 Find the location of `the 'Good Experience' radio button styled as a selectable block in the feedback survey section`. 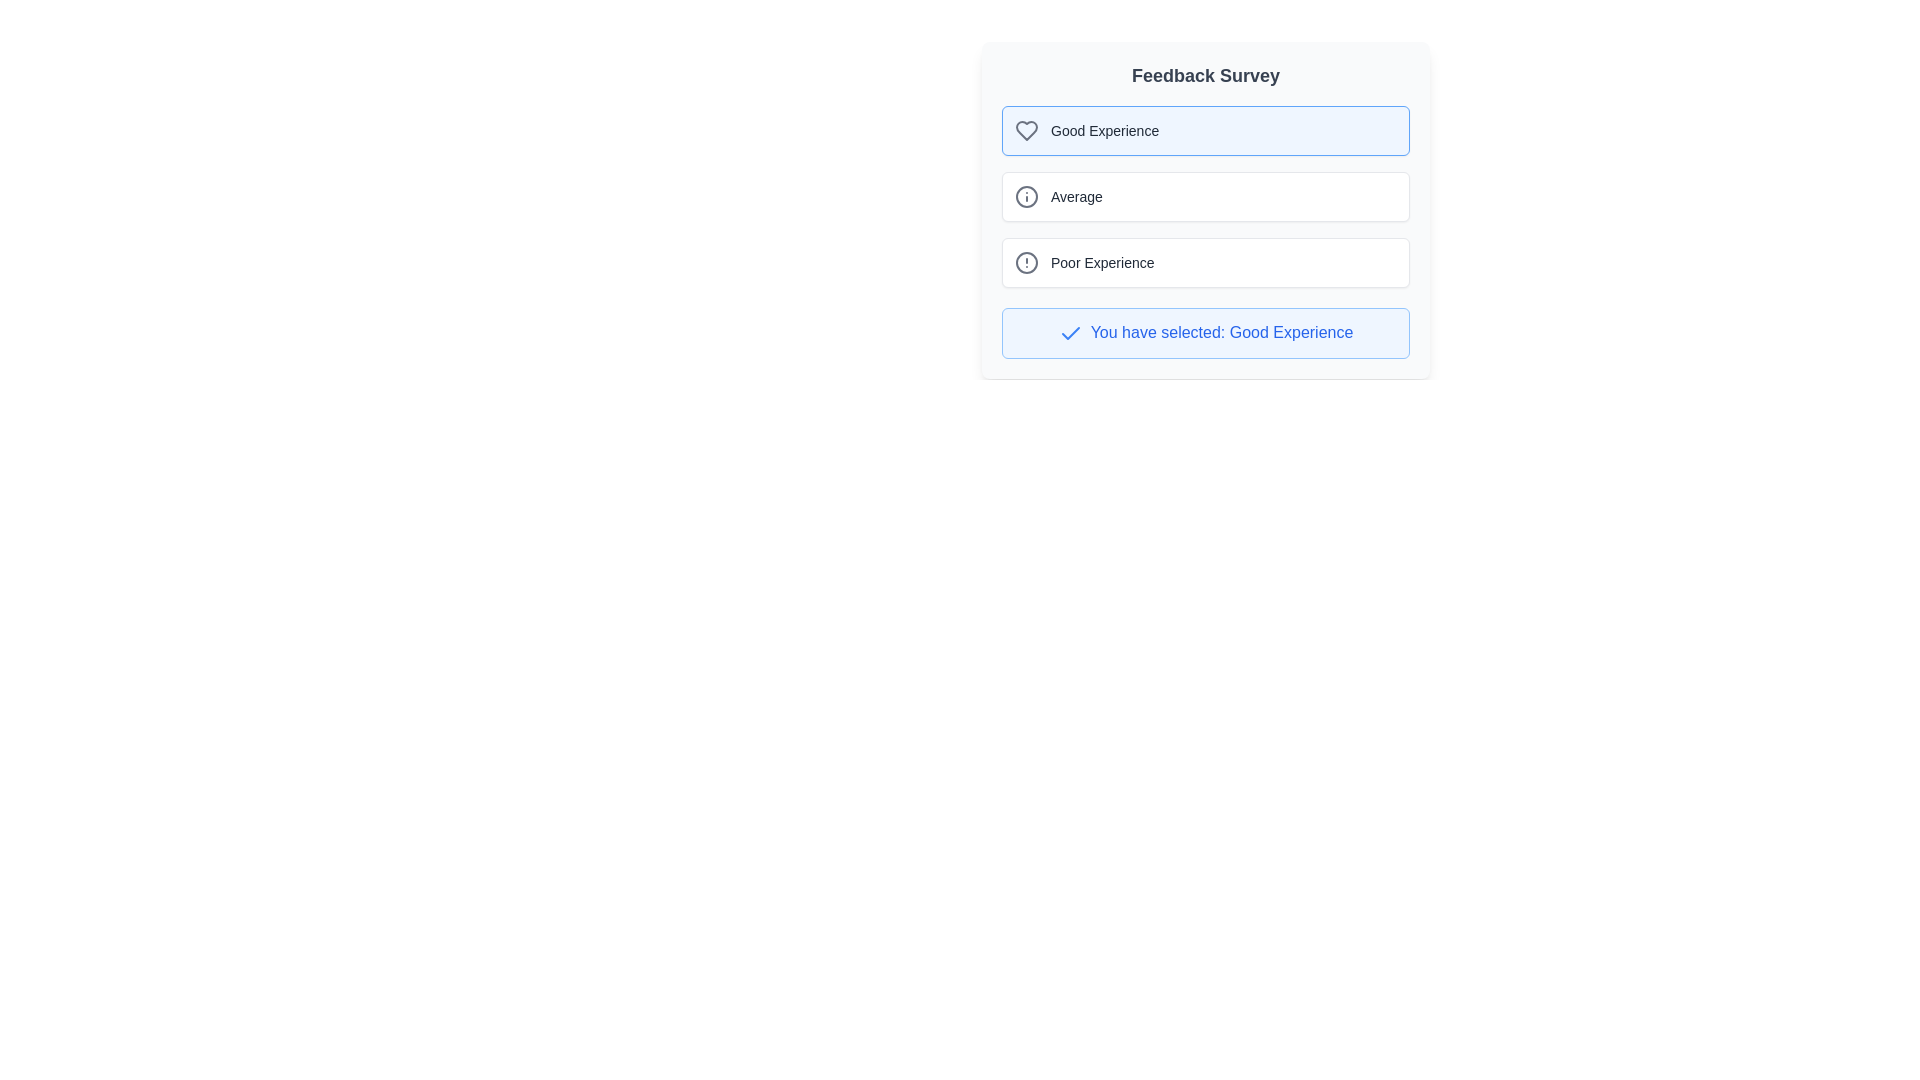

the 'Good Experience' radio button styled as a selectable block in the feedback survey section is located at coordinates (1204, 131).